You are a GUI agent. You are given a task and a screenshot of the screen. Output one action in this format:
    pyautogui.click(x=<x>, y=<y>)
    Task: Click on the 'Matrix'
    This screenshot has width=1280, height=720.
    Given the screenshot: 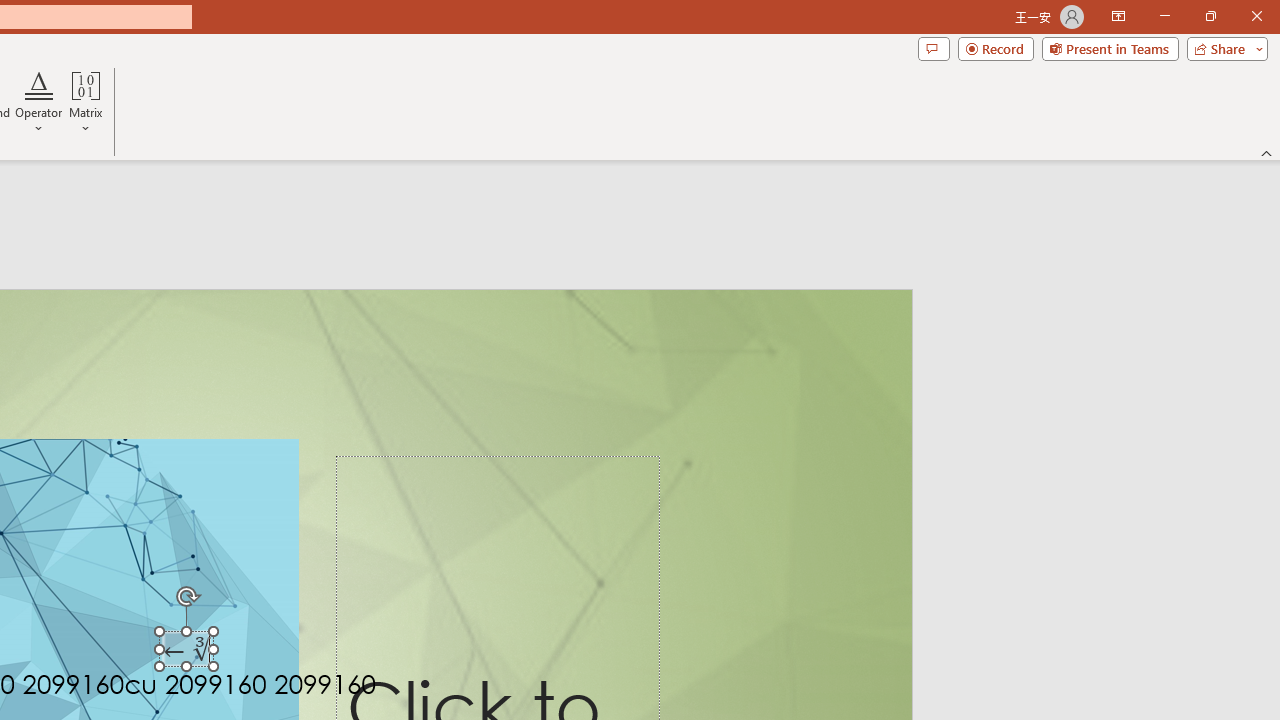 What is the action you would take?
    pyautogui.click(x=85, y=103)
    